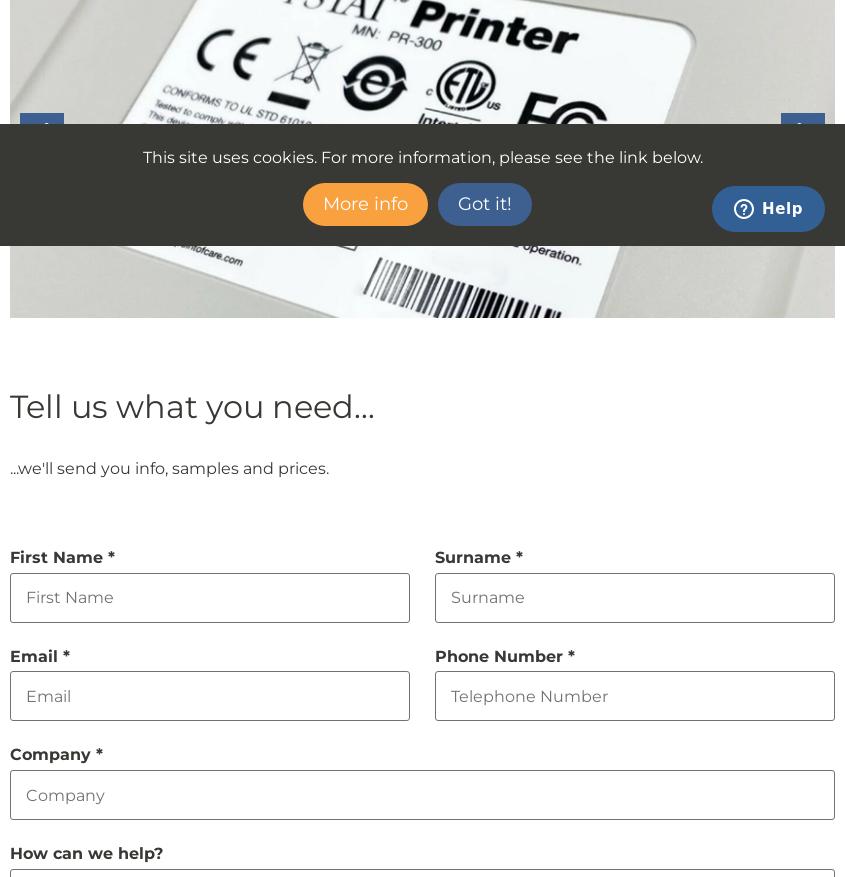 The width and height of the screenshot is (845, 877). I want to click on 'Tell us what you need...', so click(191, 404).